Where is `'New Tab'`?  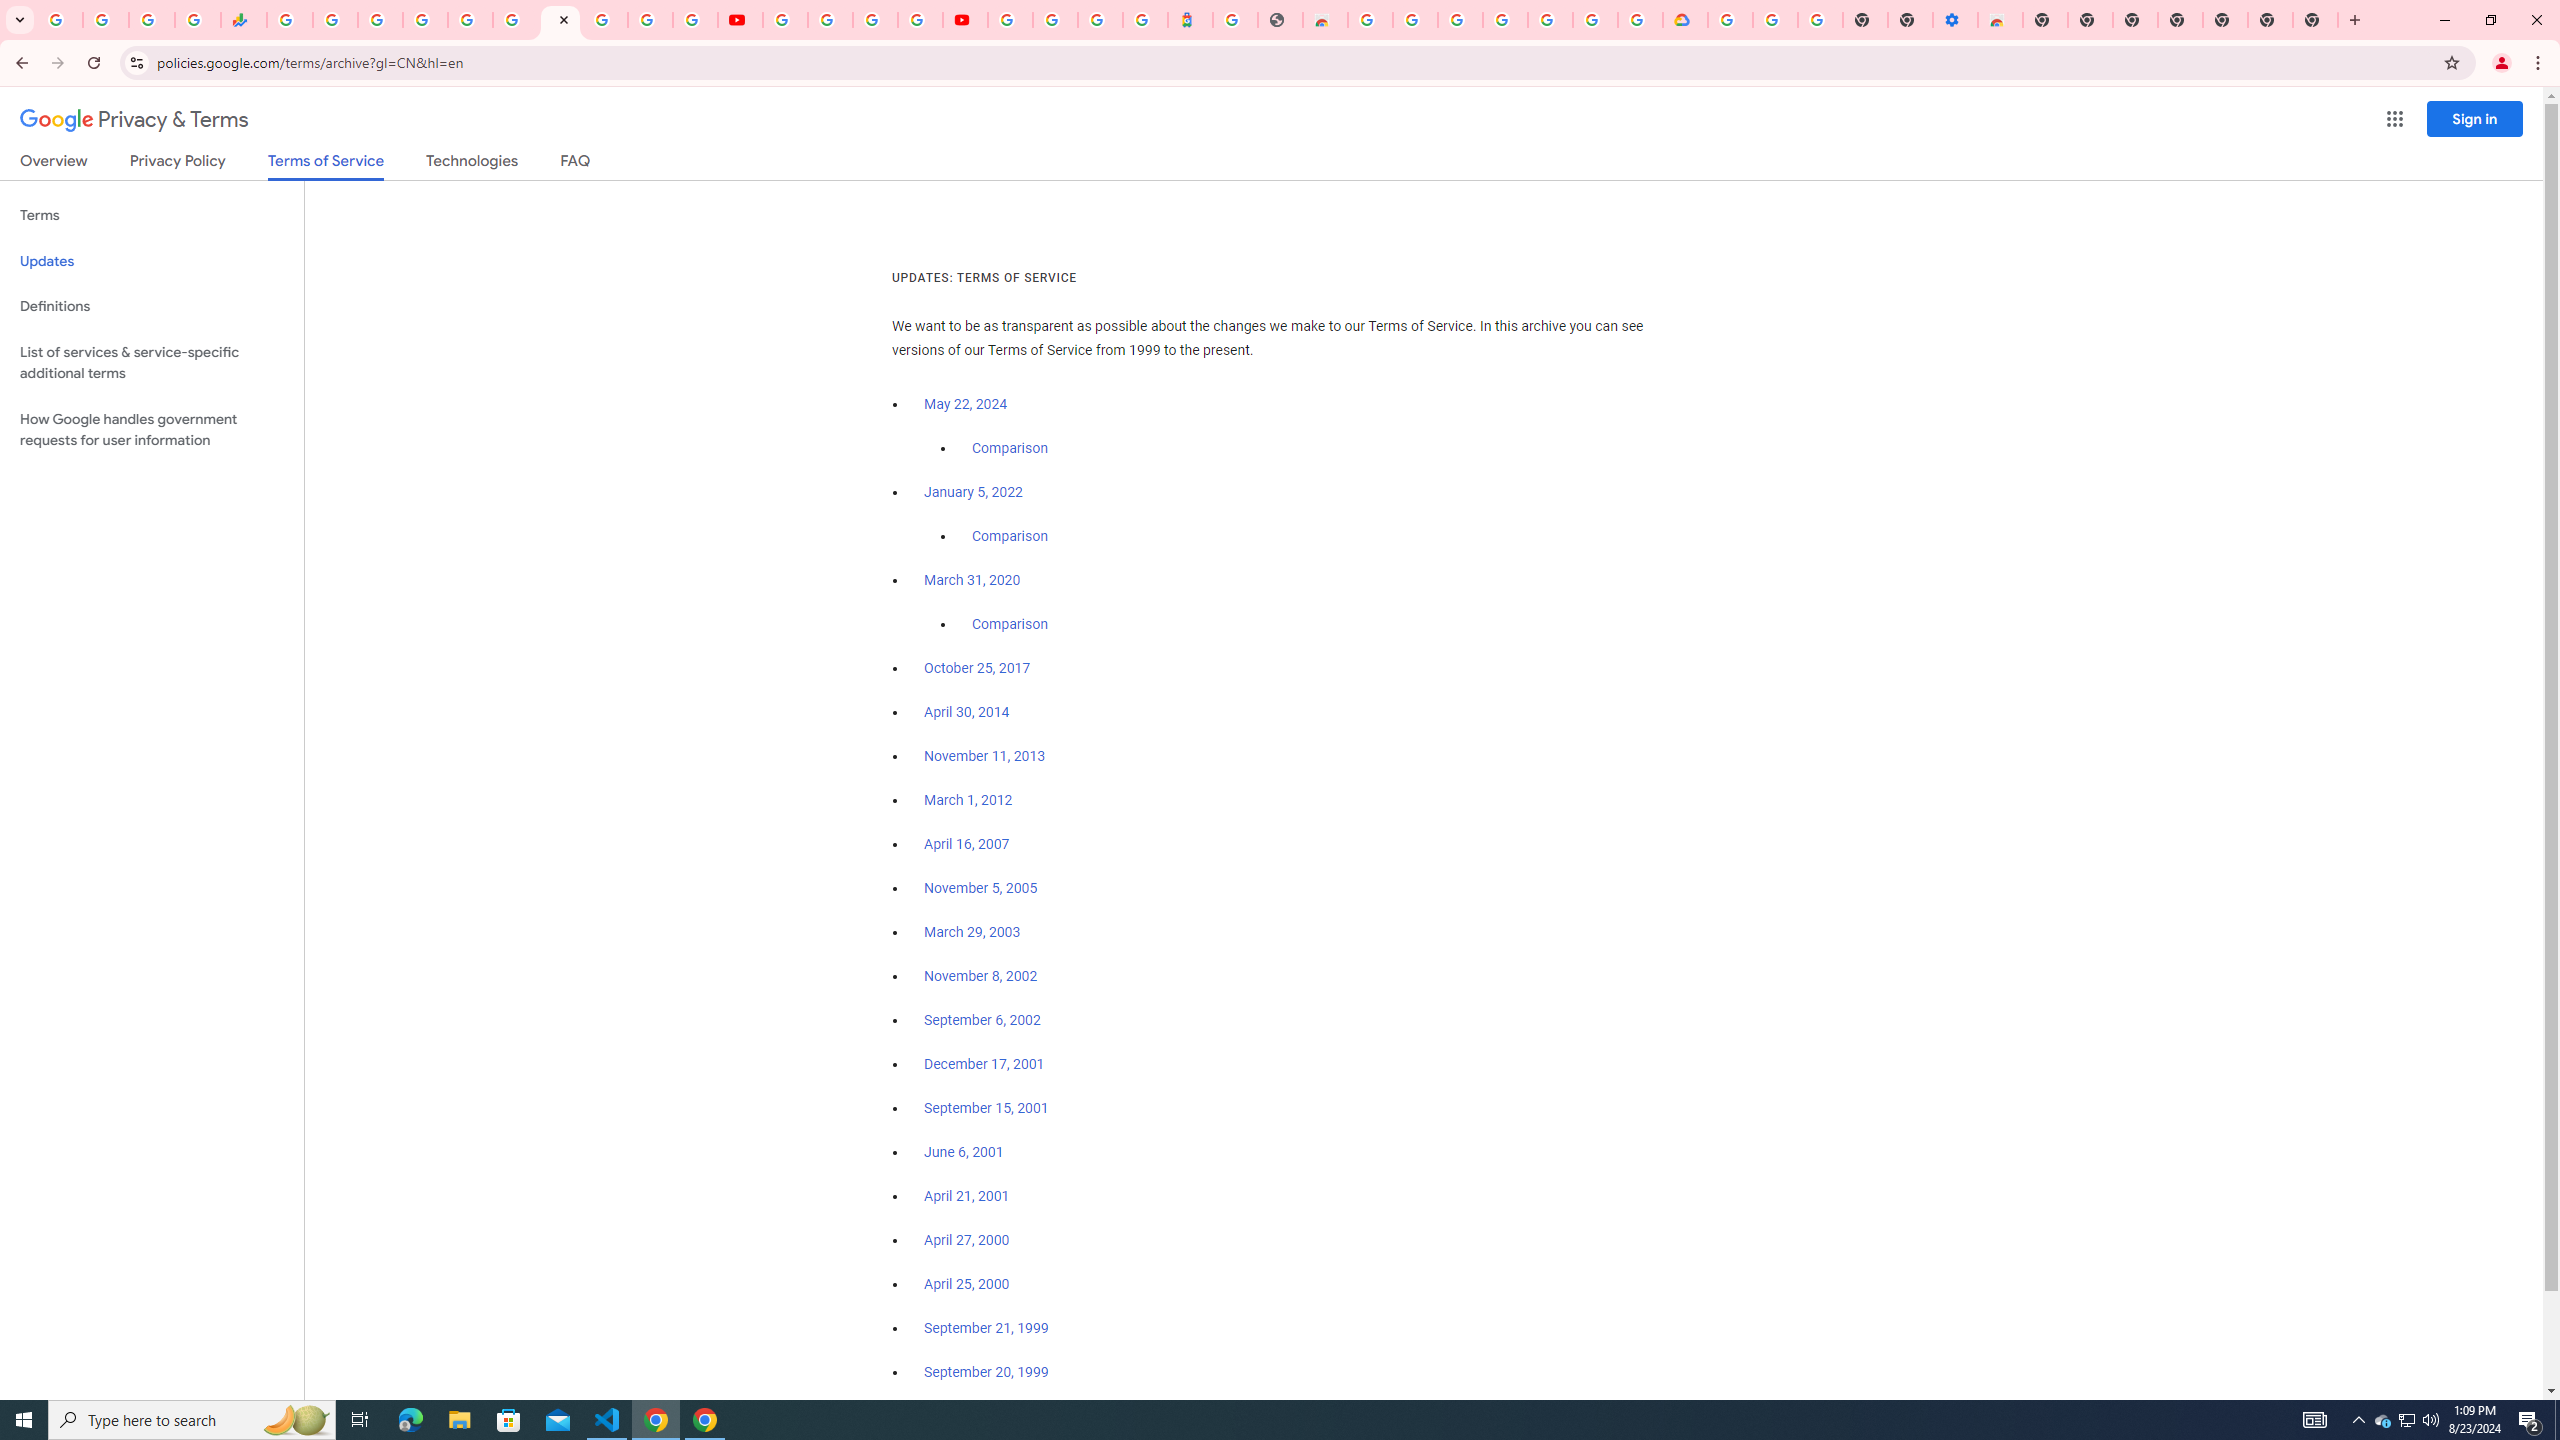
'New Tab' is located at coordinates (2225, 19).